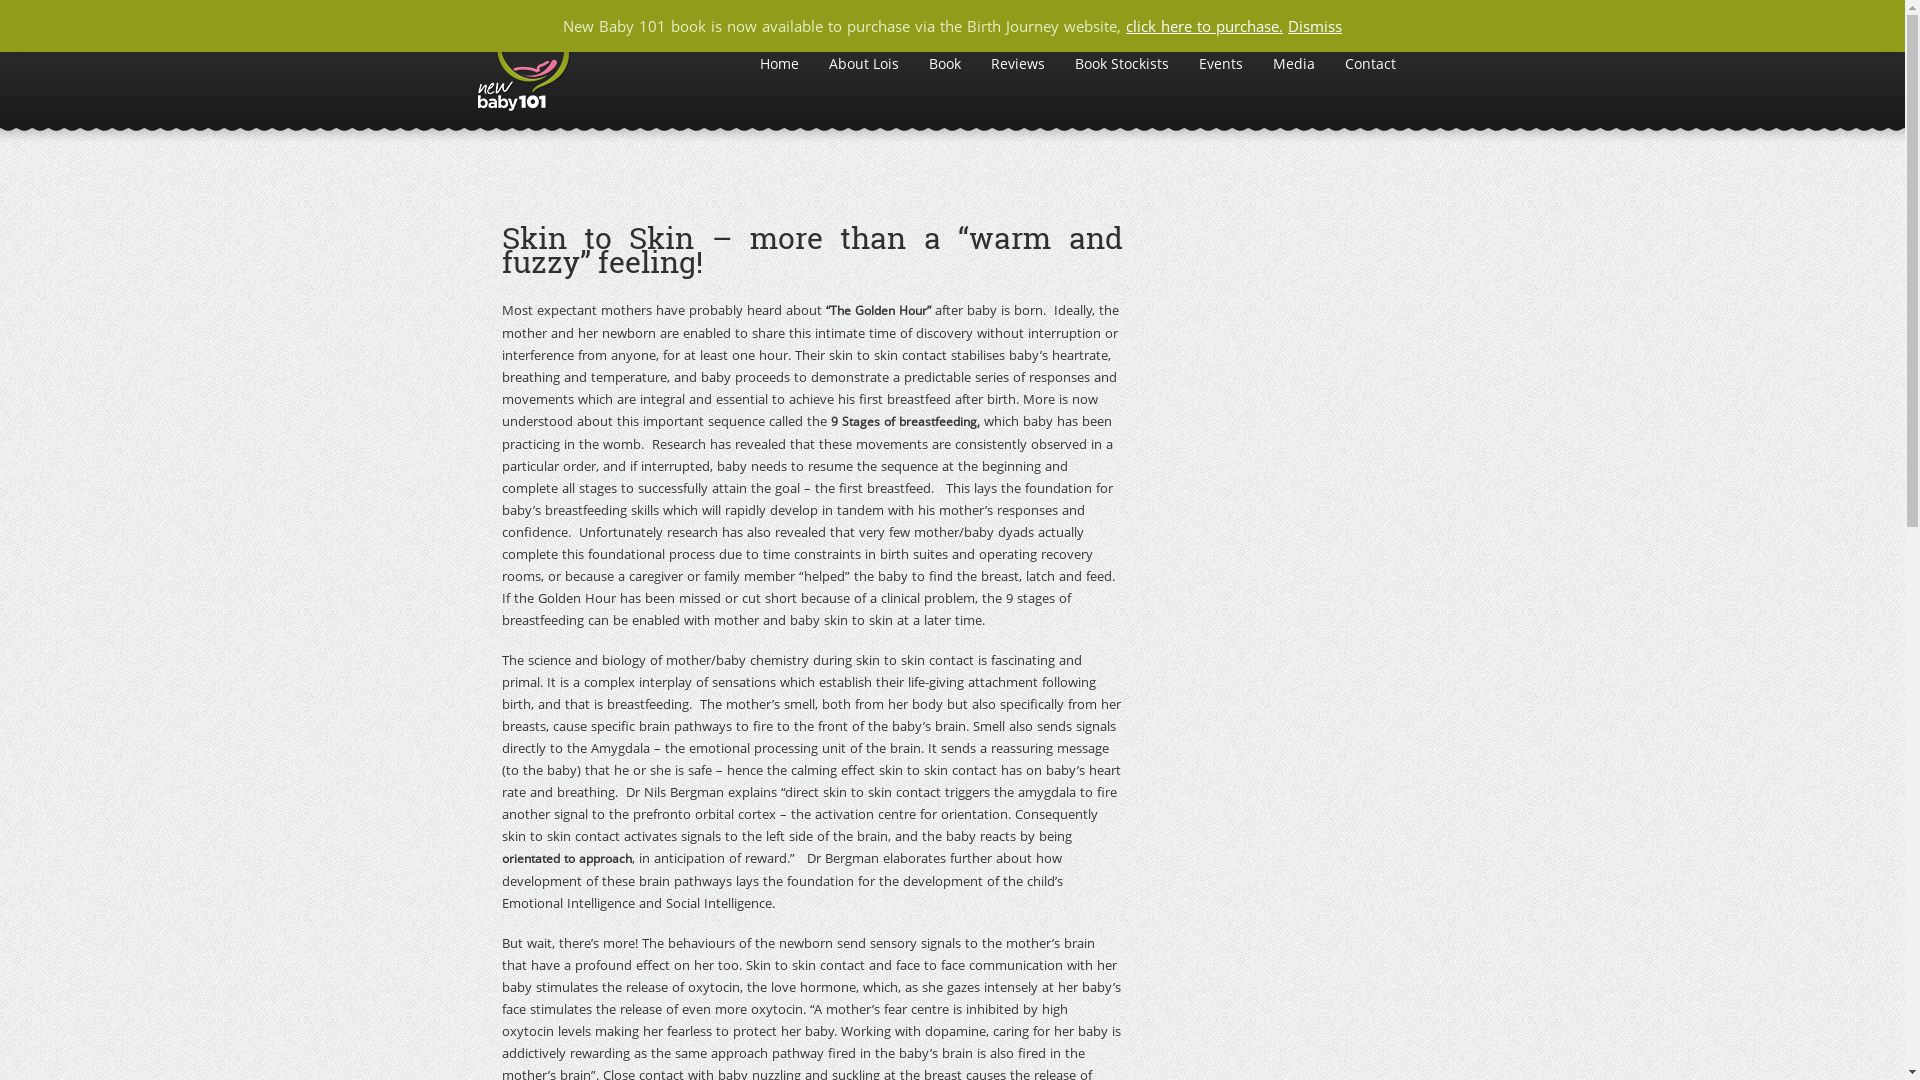  I want to click on 'Book Stockists', so click(1121, 63).